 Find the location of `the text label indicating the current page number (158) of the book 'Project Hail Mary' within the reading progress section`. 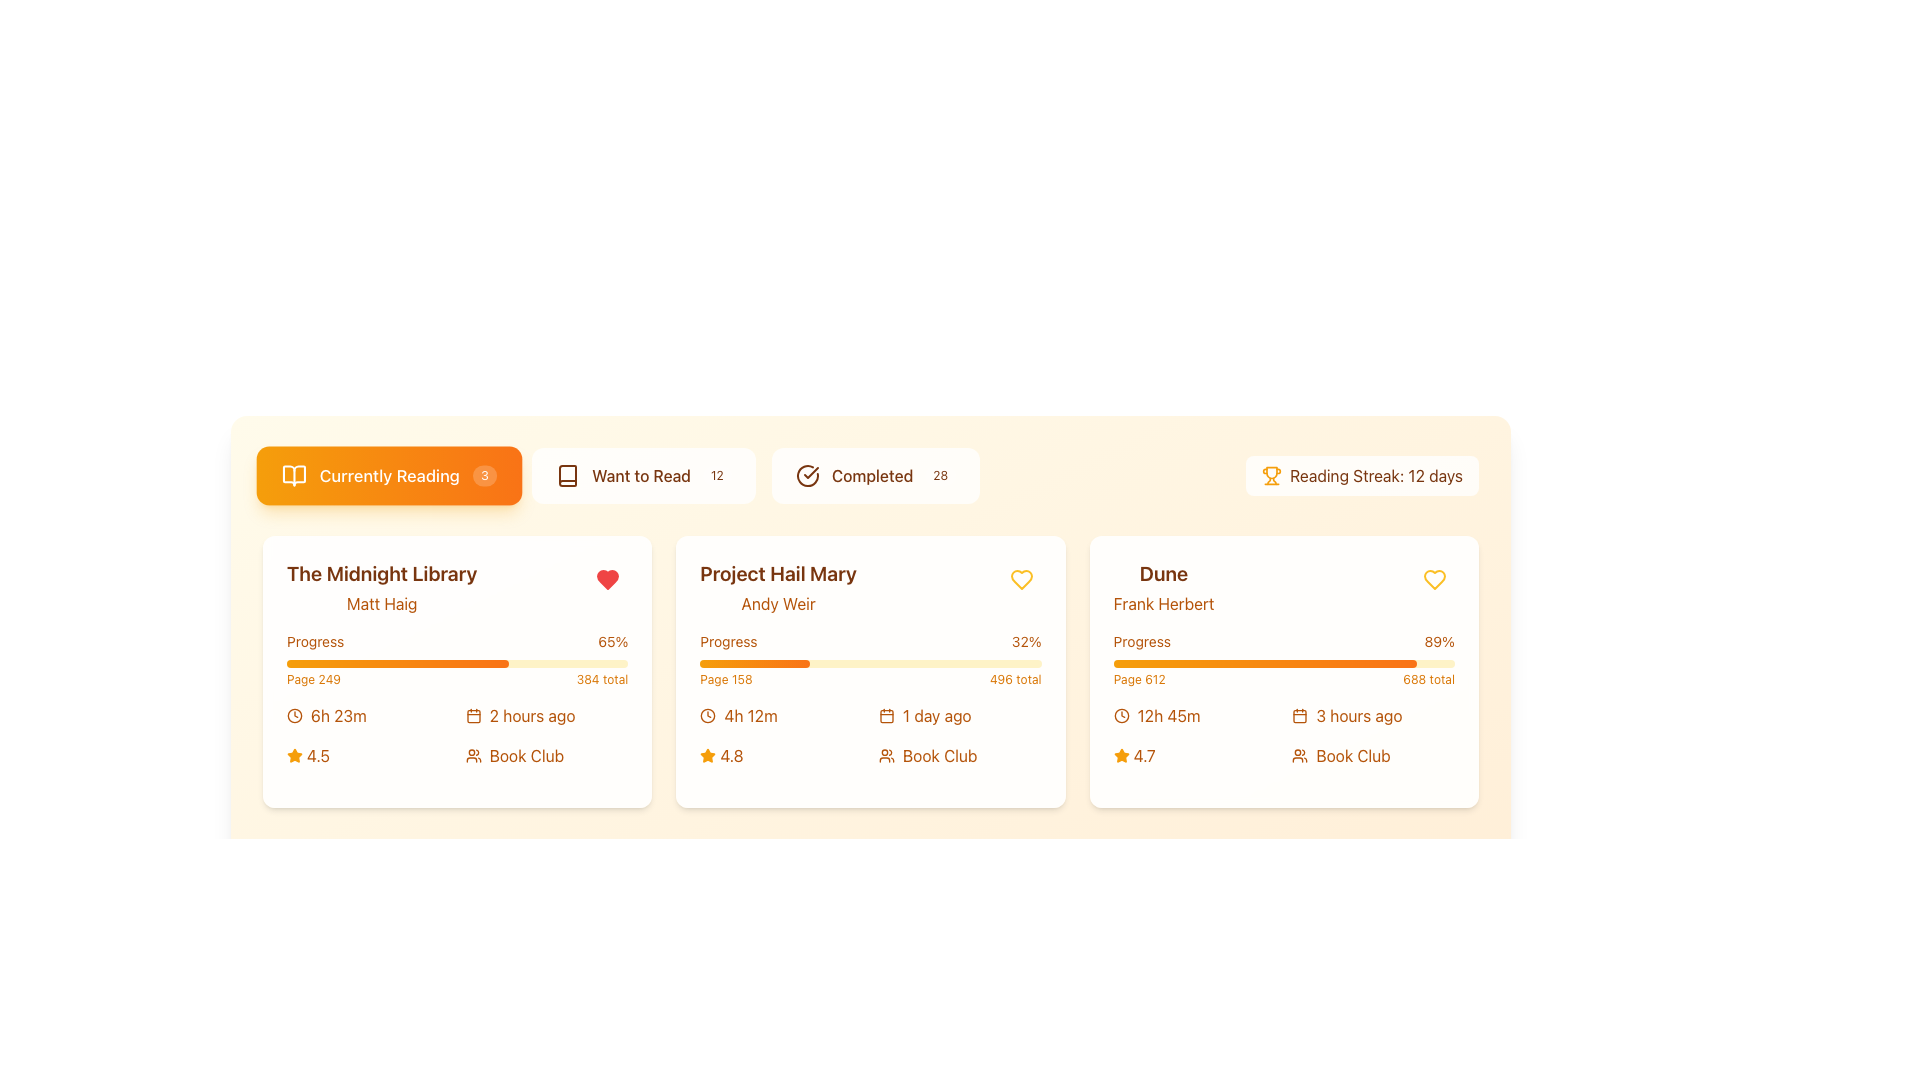

the text label indicating the current page number (158) of the book 'Project Hail Mary' within the reading progress section is located at coordinates (725, 678).